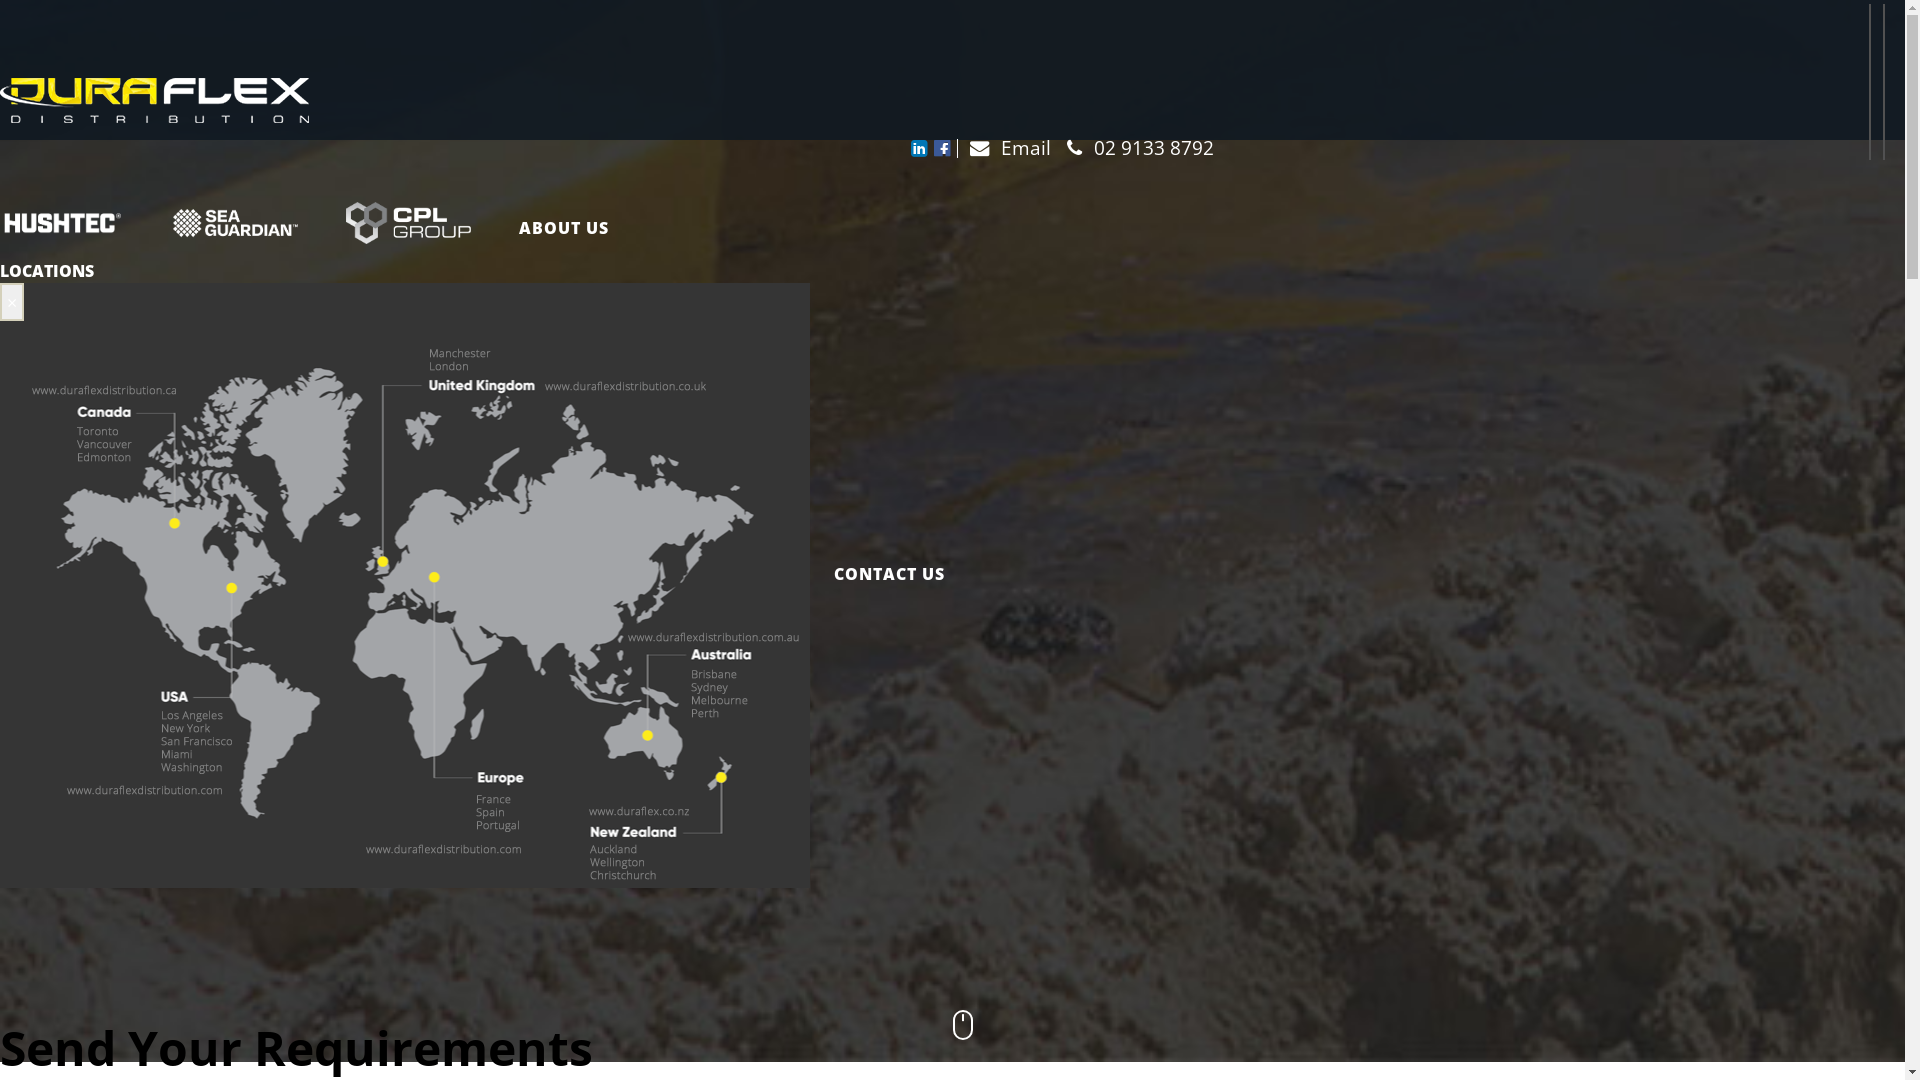 The width and height of the screenshot is (1920, 1080). What do you see at coordinates (877, 574) in the screenshot?
I see `'CONTACT US'` at bounding box center [877, 574].